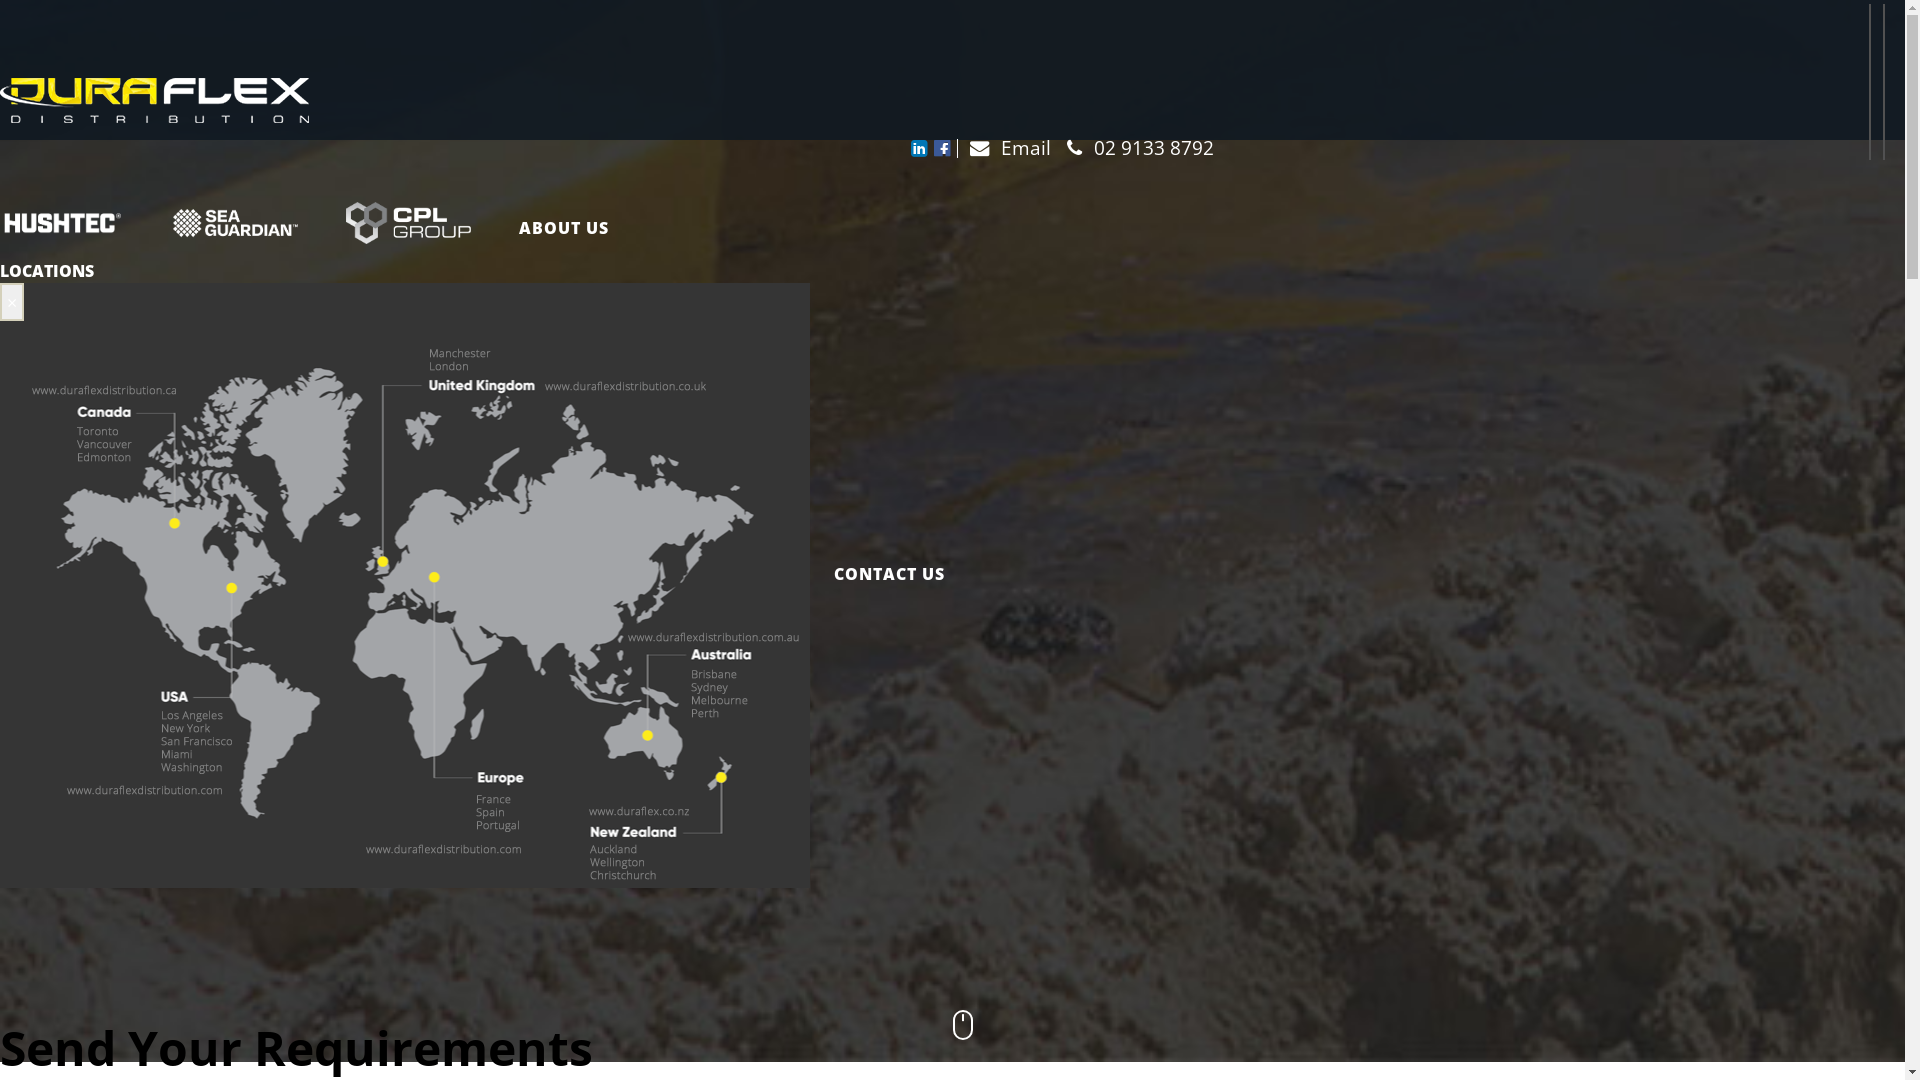 The width and height of the screenshot is (1920, 1080). What do you see at coordinates (877, 574) in the screenshot?
I see `'CONTACT US'` at bounding box center [877, 574].